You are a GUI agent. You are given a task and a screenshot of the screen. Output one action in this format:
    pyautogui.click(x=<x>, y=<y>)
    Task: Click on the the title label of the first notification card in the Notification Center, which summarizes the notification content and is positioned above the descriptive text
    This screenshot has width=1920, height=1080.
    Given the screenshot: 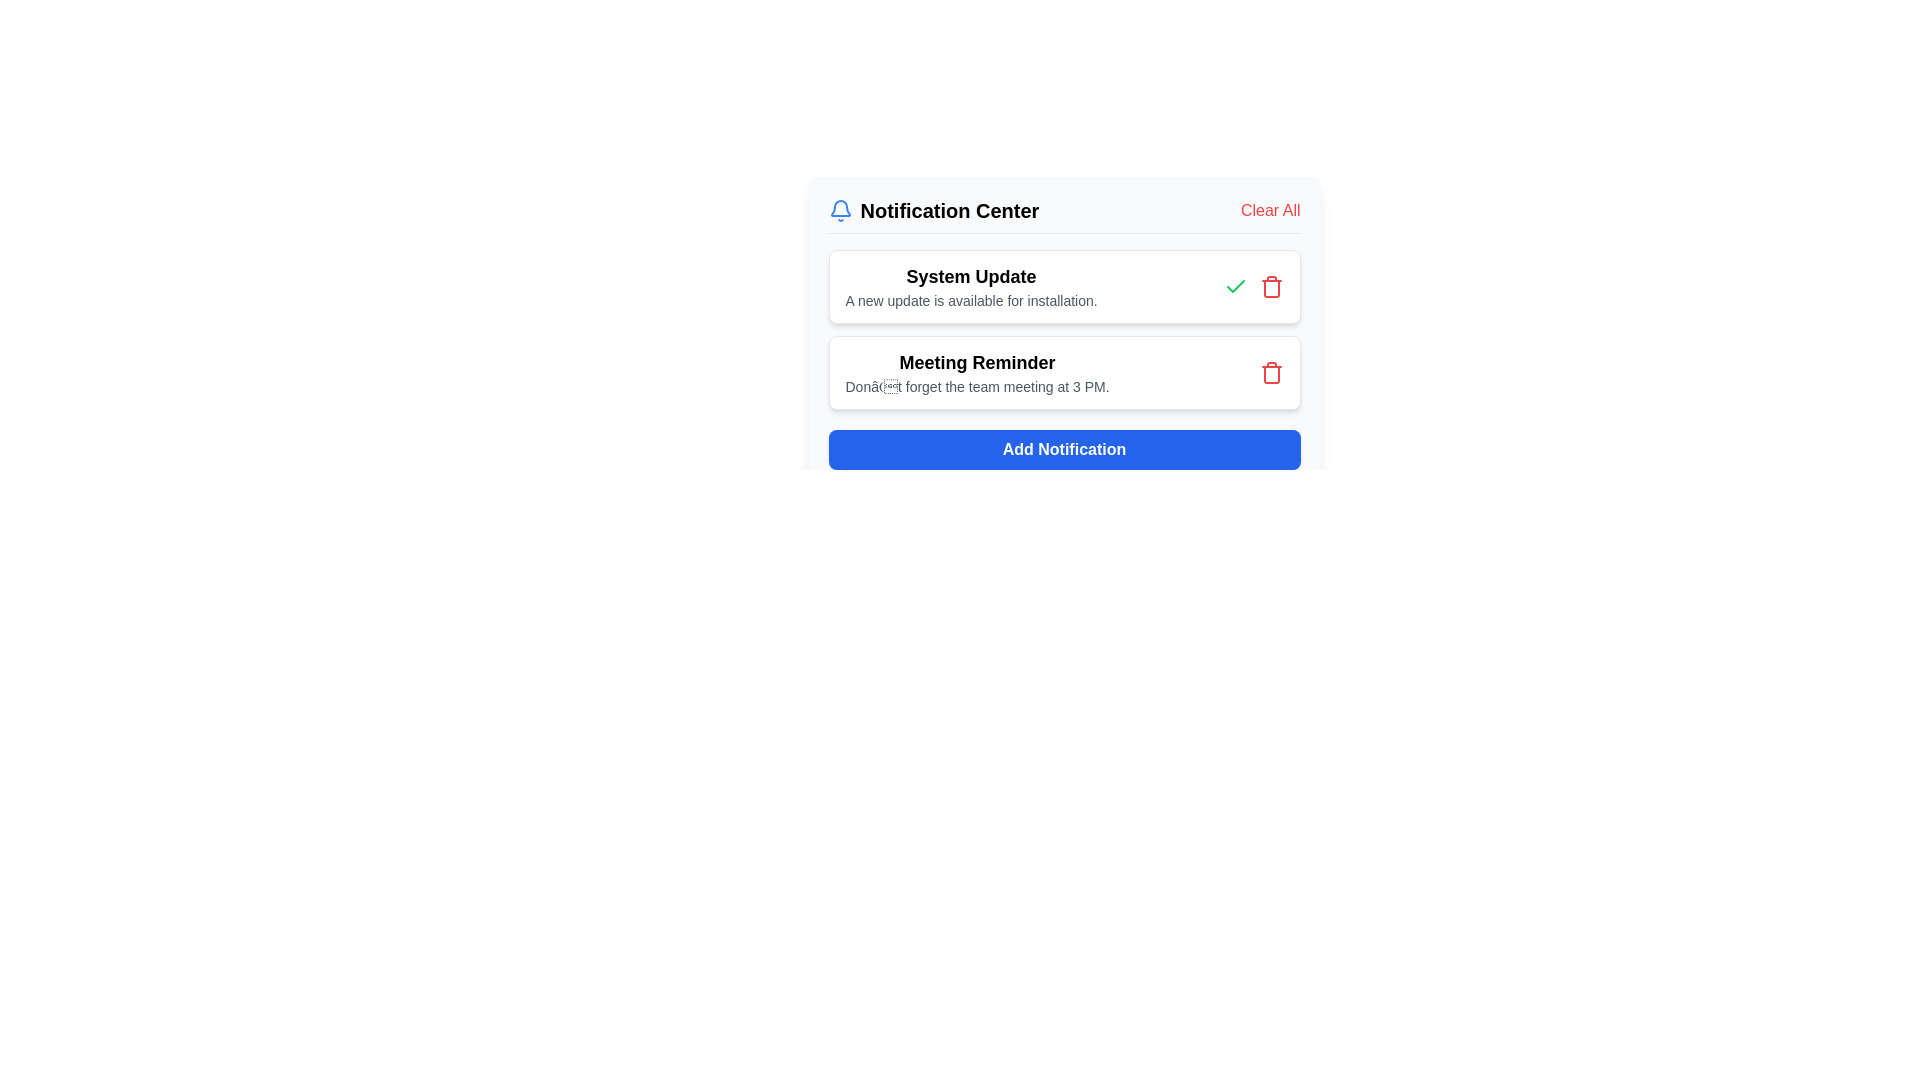 What is the action you would take?
    pyautogui.click(x=971, y=277)
    